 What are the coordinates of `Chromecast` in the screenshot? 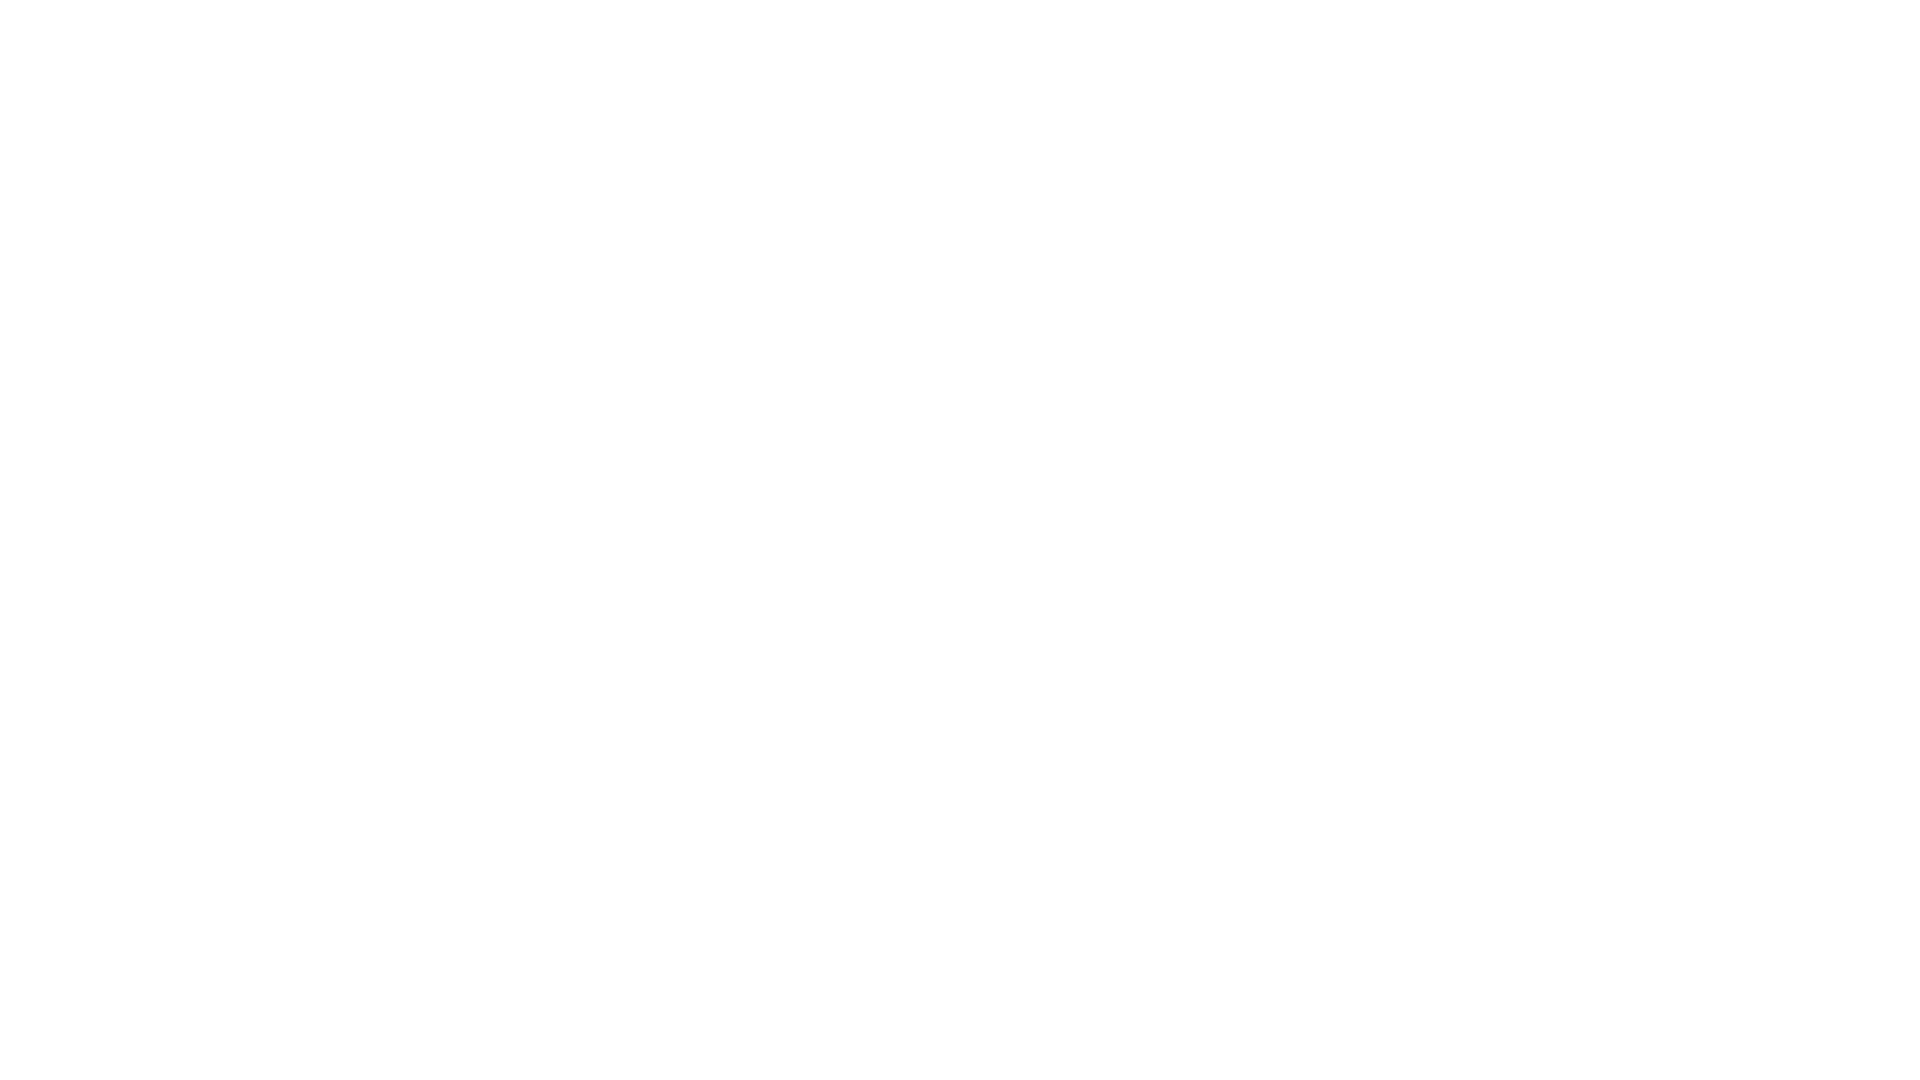 It's located at (1611, 1039).